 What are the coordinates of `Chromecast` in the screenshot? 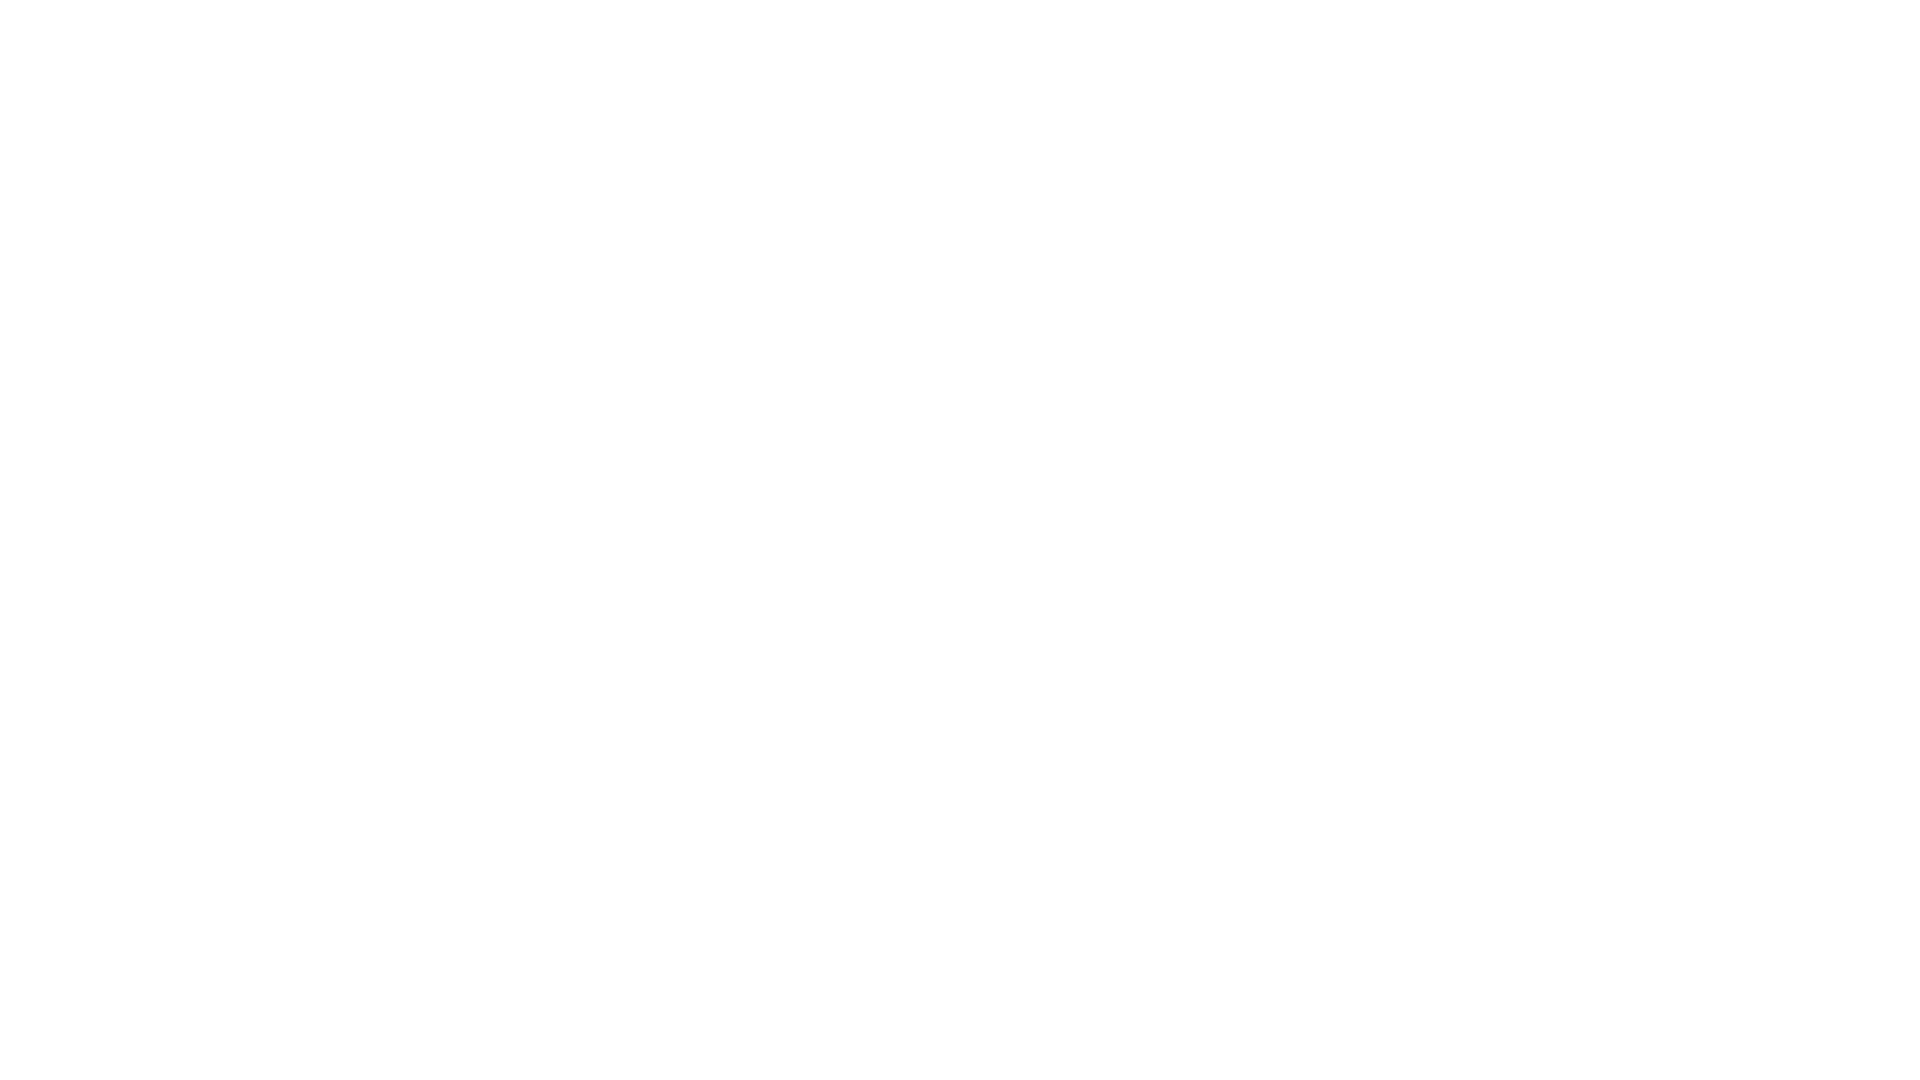 It's located at (1611, 1039).